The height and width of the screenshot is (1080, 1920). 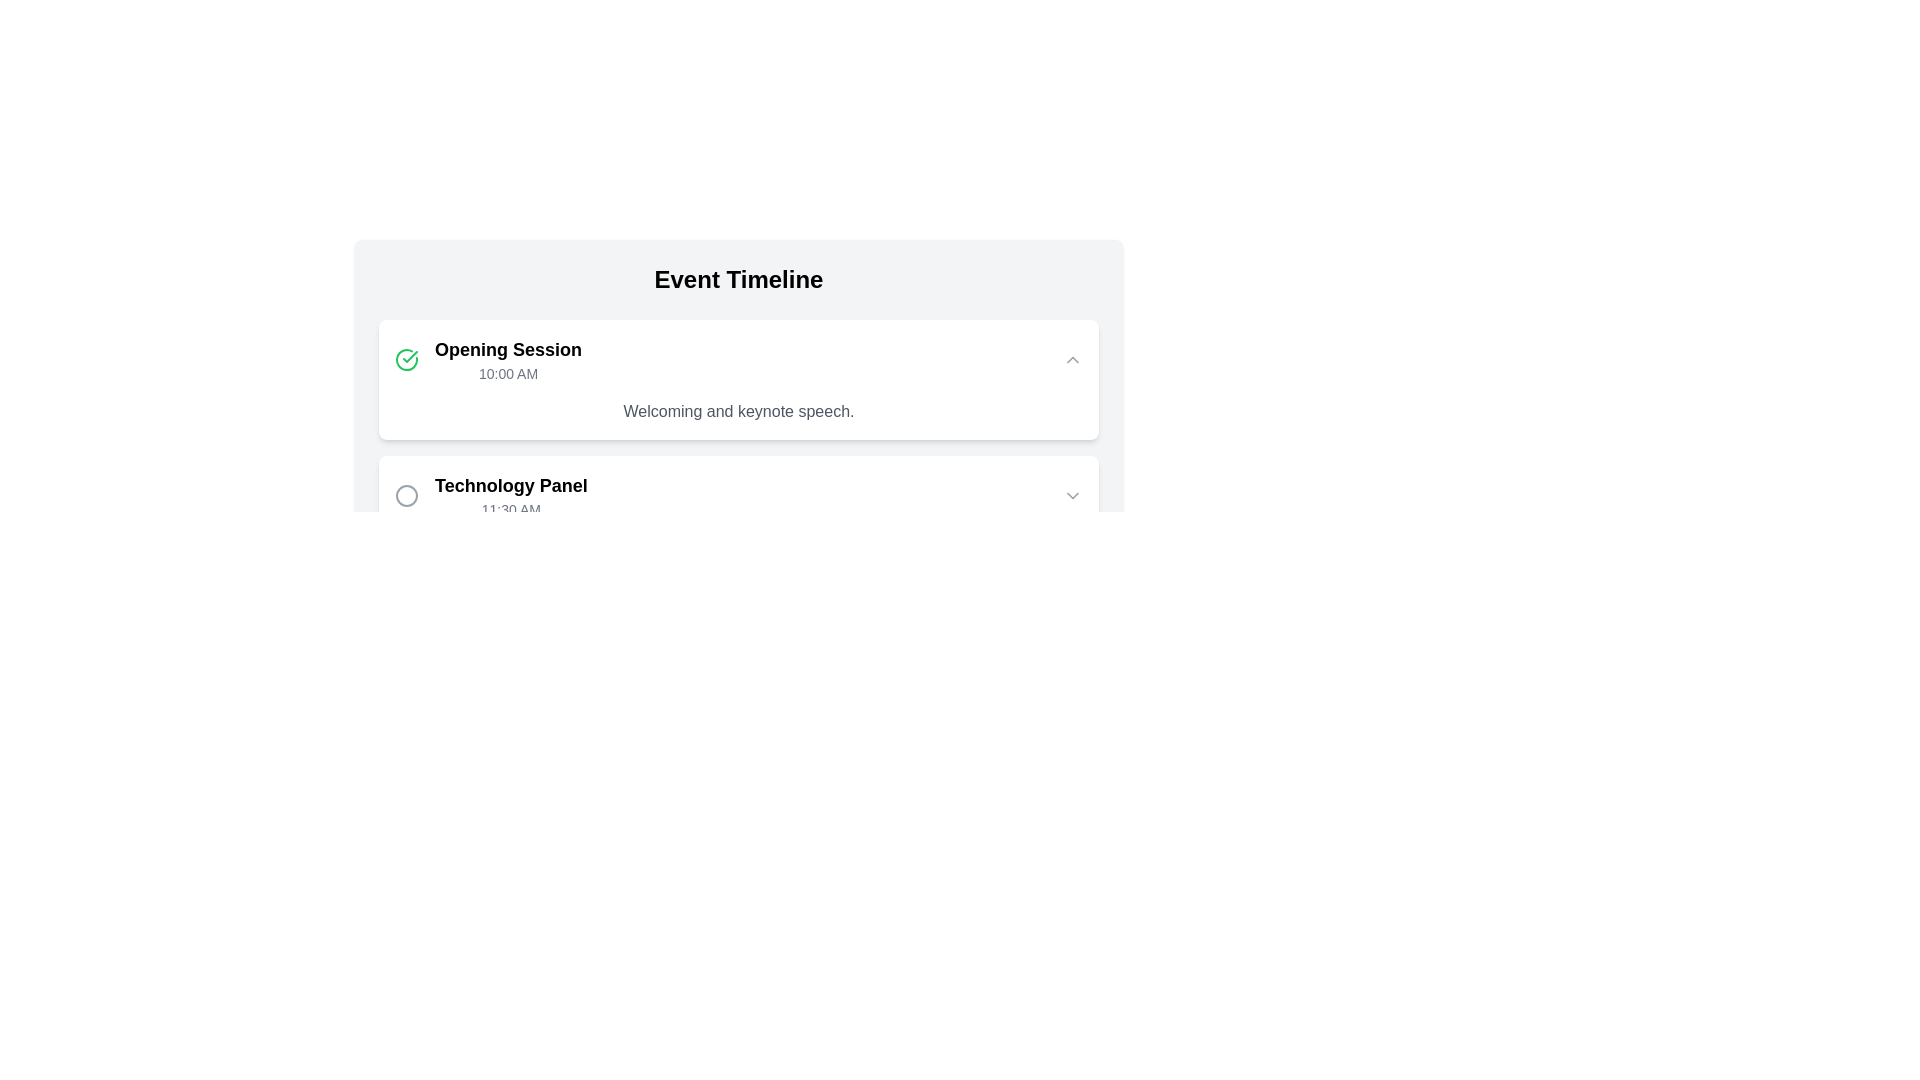 I want to click on the Label or Header text that serves as the title for the first entry in the 'Event Timeline', located above the smaller text displaying '10:00 AM', so click(x=508, y=349).